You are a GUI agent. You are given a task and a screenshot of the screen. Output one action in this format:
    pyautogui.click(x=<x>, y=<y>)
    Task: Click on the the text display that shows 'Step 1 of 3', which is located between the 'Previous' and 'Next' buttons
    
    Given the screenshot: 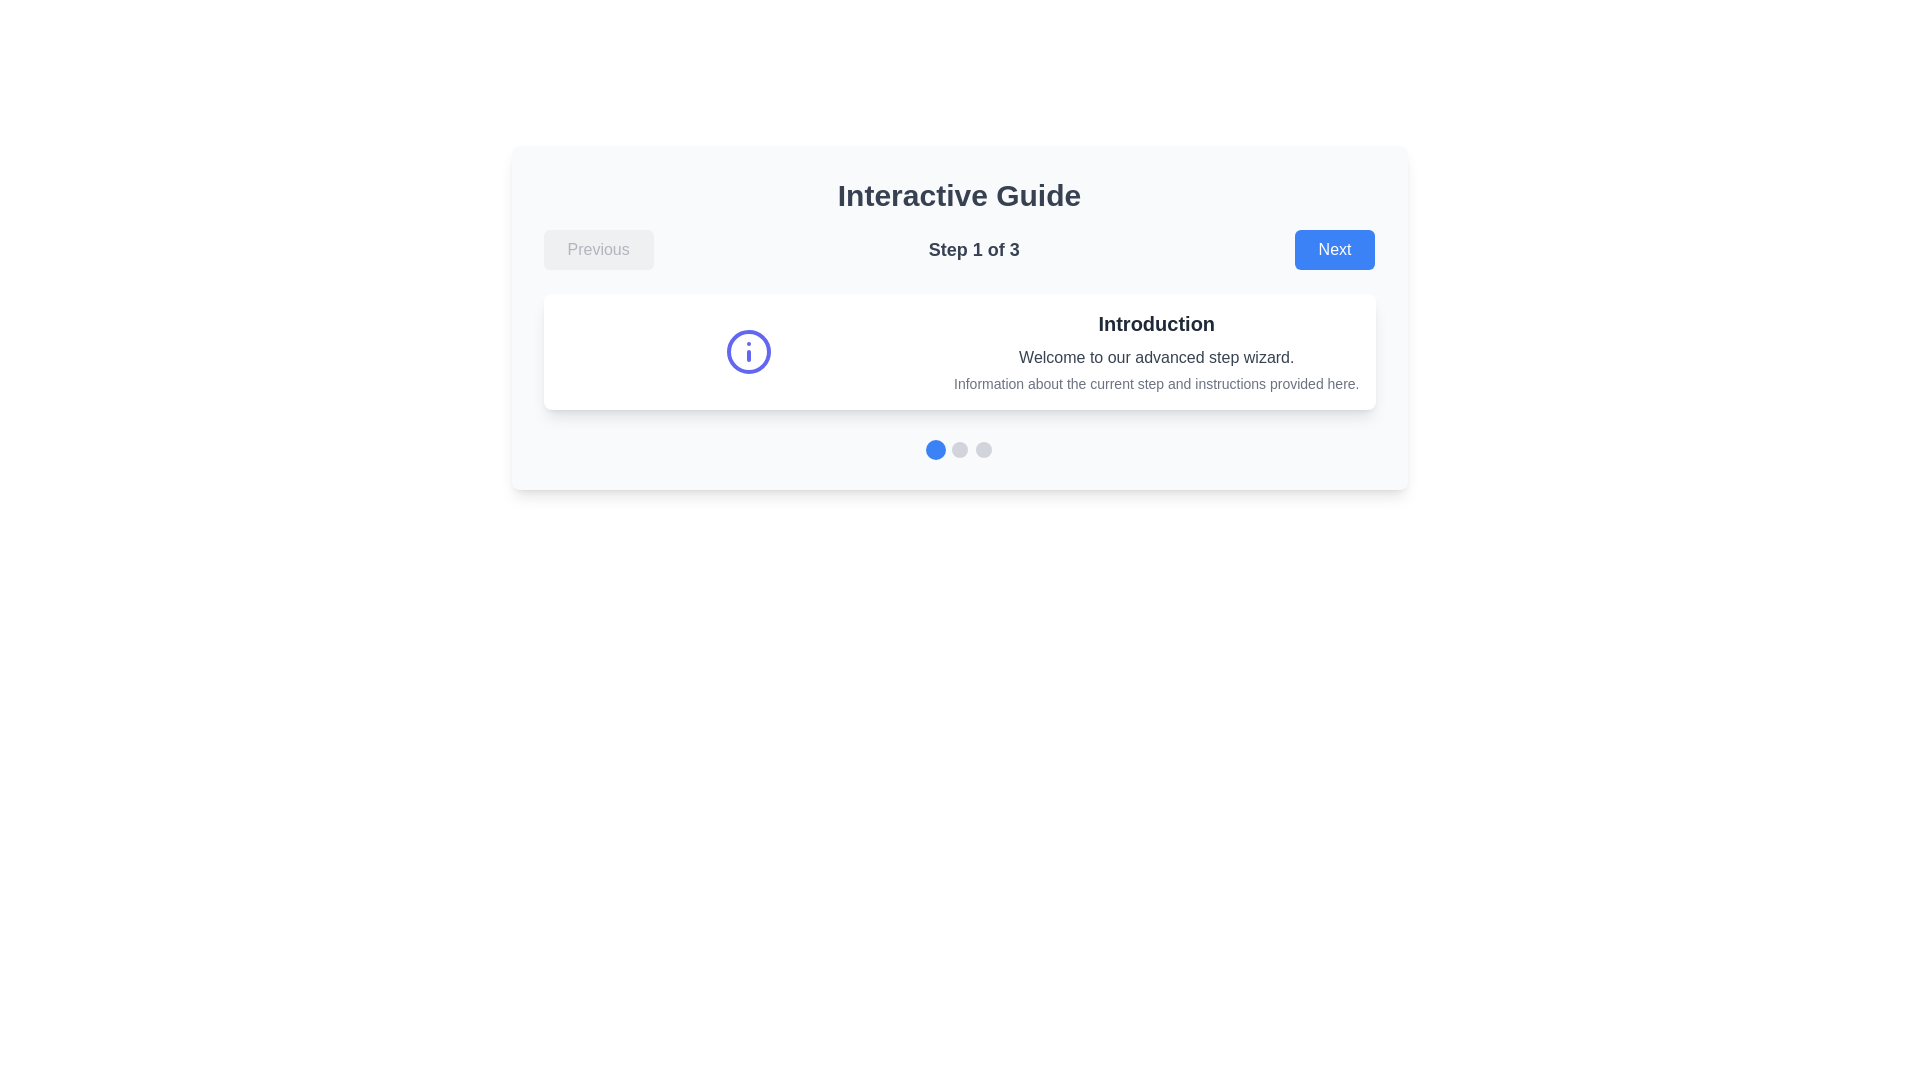 What is the action you would take?
    pyautogui.click(x=974, y=249)
    